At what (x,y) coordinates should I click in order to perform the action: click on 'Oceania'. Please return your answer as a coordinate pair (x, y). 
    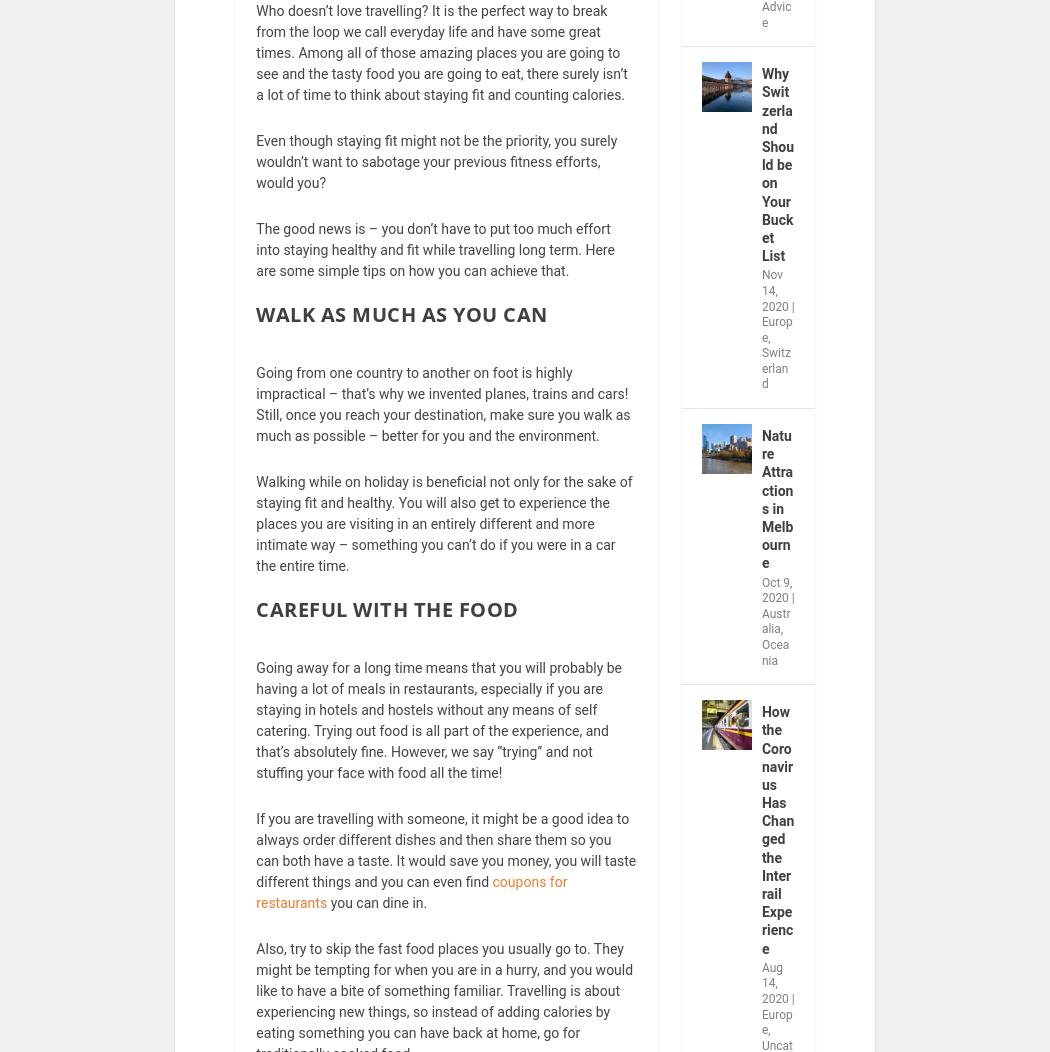
    Looking at the image, I should click on (775, 664).